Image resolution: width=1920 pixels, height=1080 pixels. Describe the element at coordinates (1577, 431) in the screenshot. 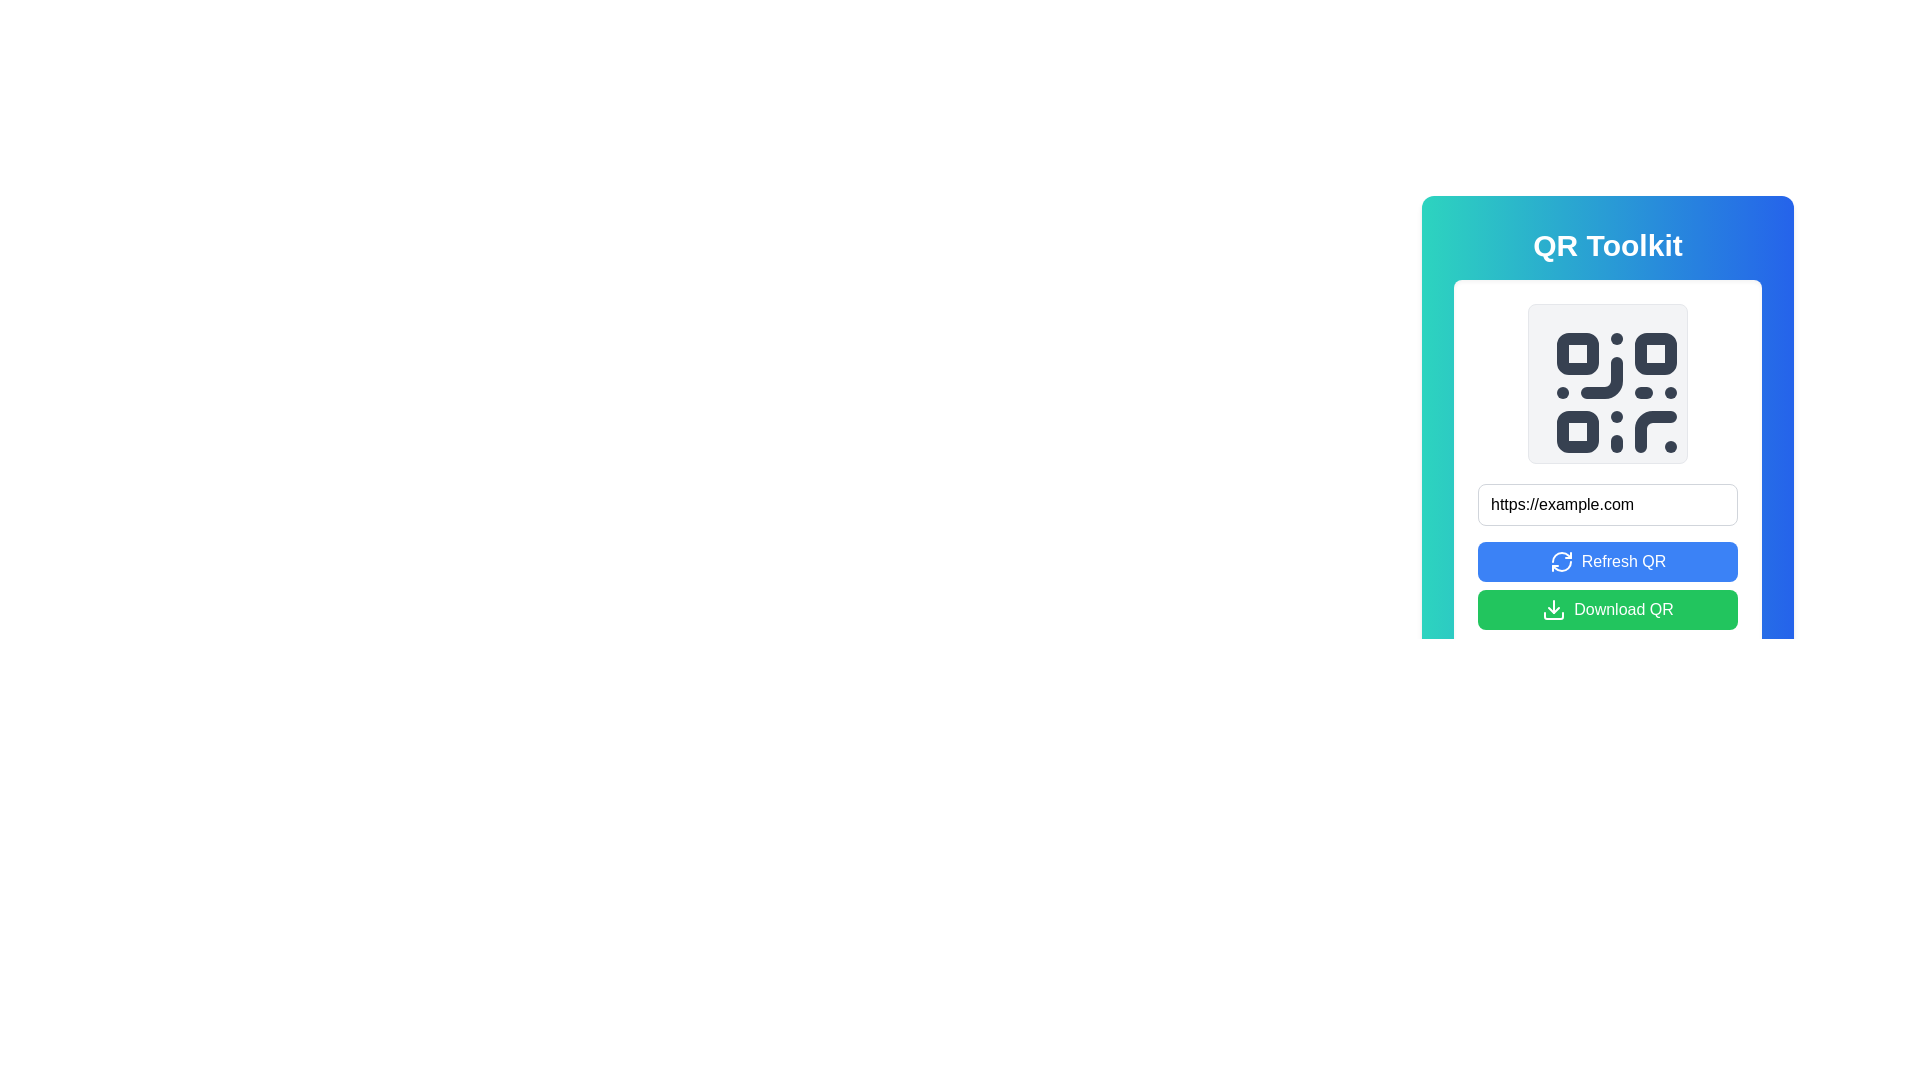

I see `the bottom-left square block of the QR code graphic, which is a key structural component for its recognition by scanning devices` at that location.